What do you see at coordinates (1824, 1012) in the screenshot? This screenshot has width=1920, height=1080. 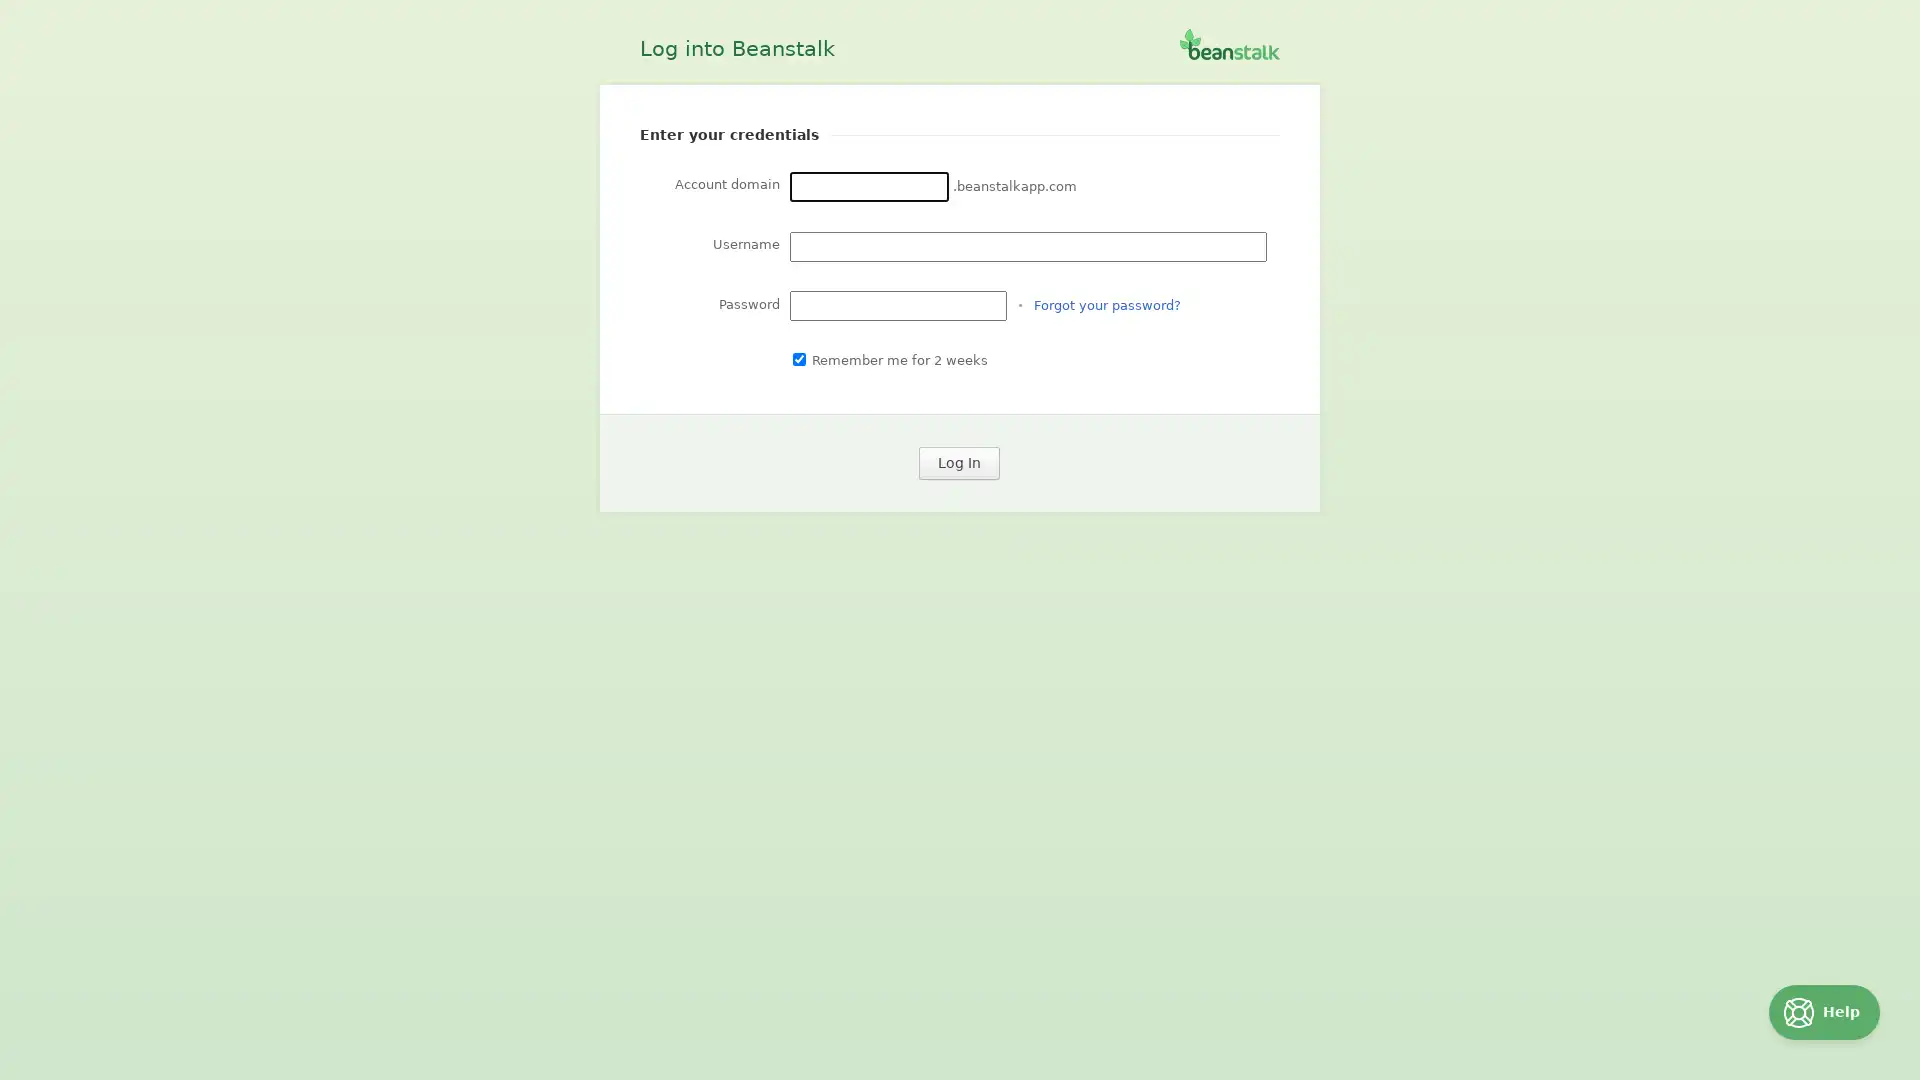 I see `Help` at bounding box center [1824, 1012].